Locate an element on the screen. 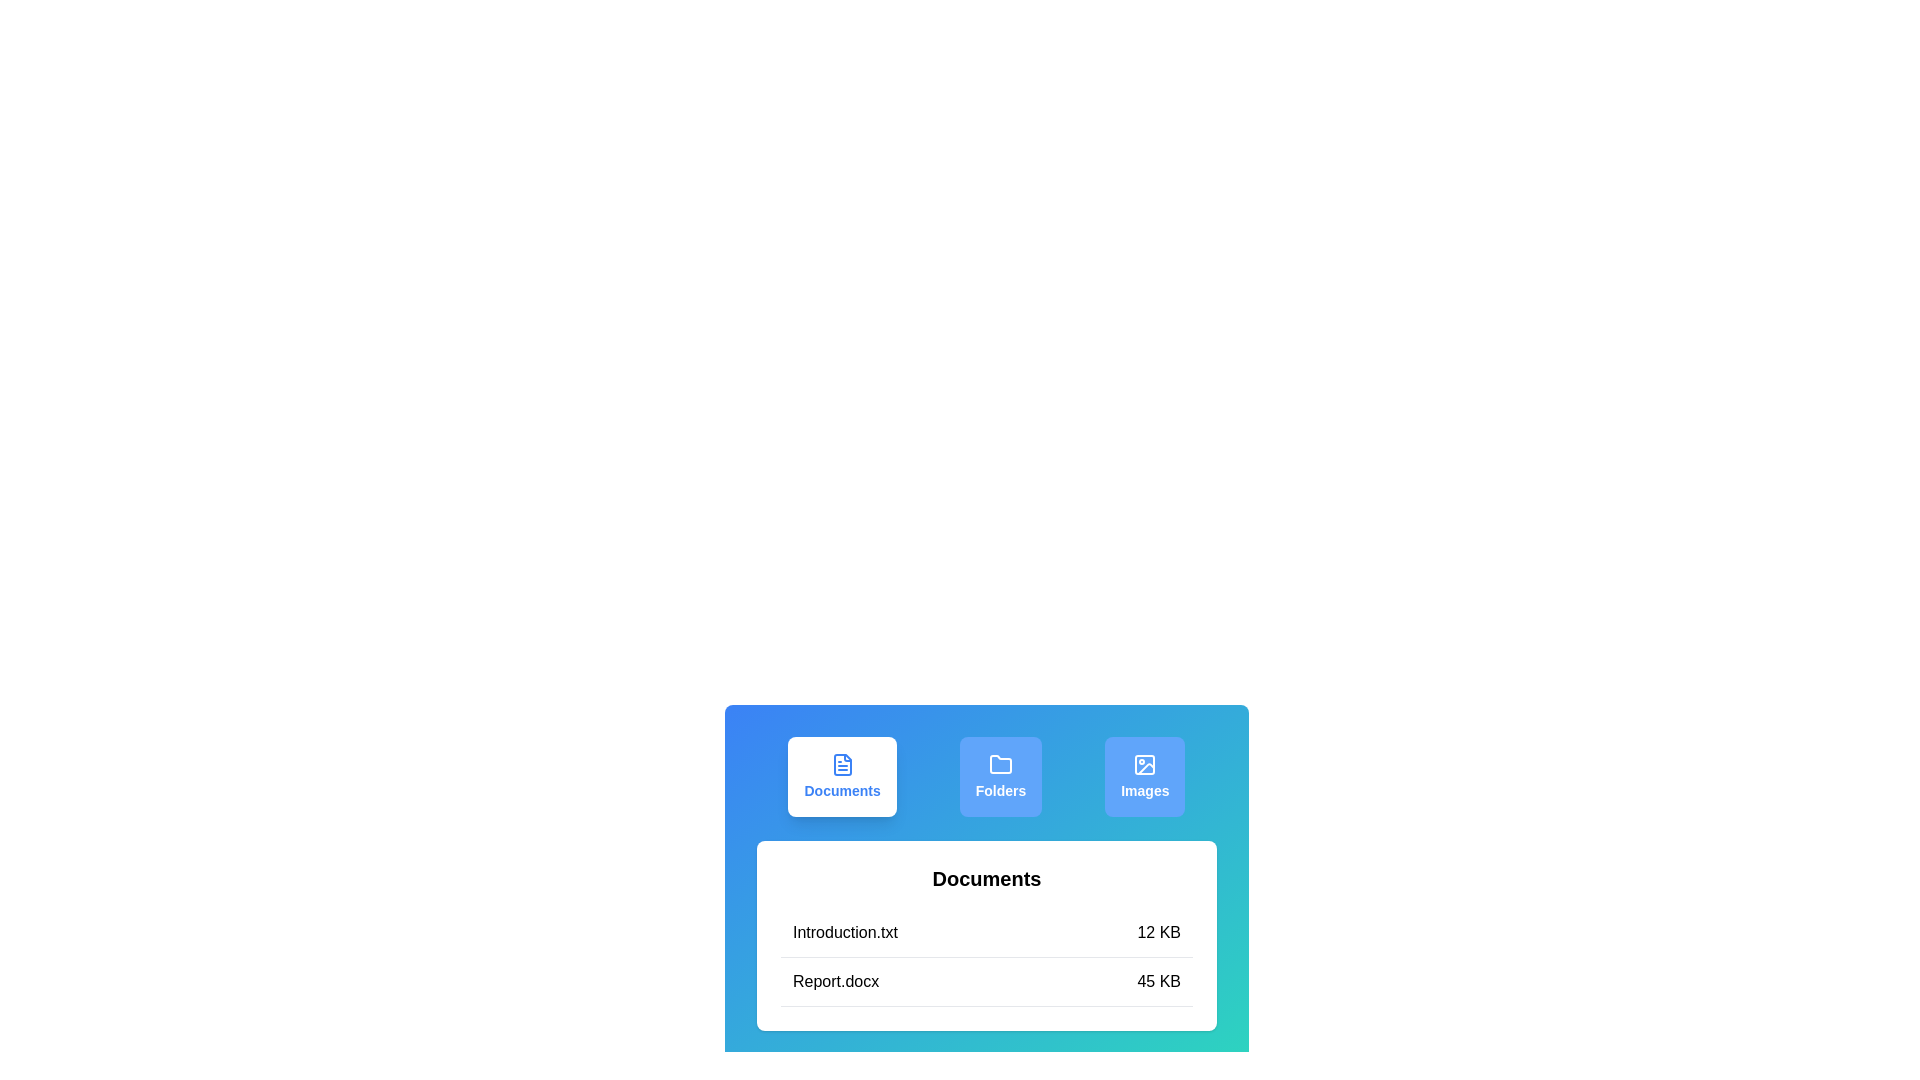 The width and height of the screenshot is (1920, 1080). the graphical geometric shape that represents a part of the 'Images' icon, which is the third icon in a row of three, located between the 'Folders' icon and the dialog displaying file details is located at coordinates (1145, 764).